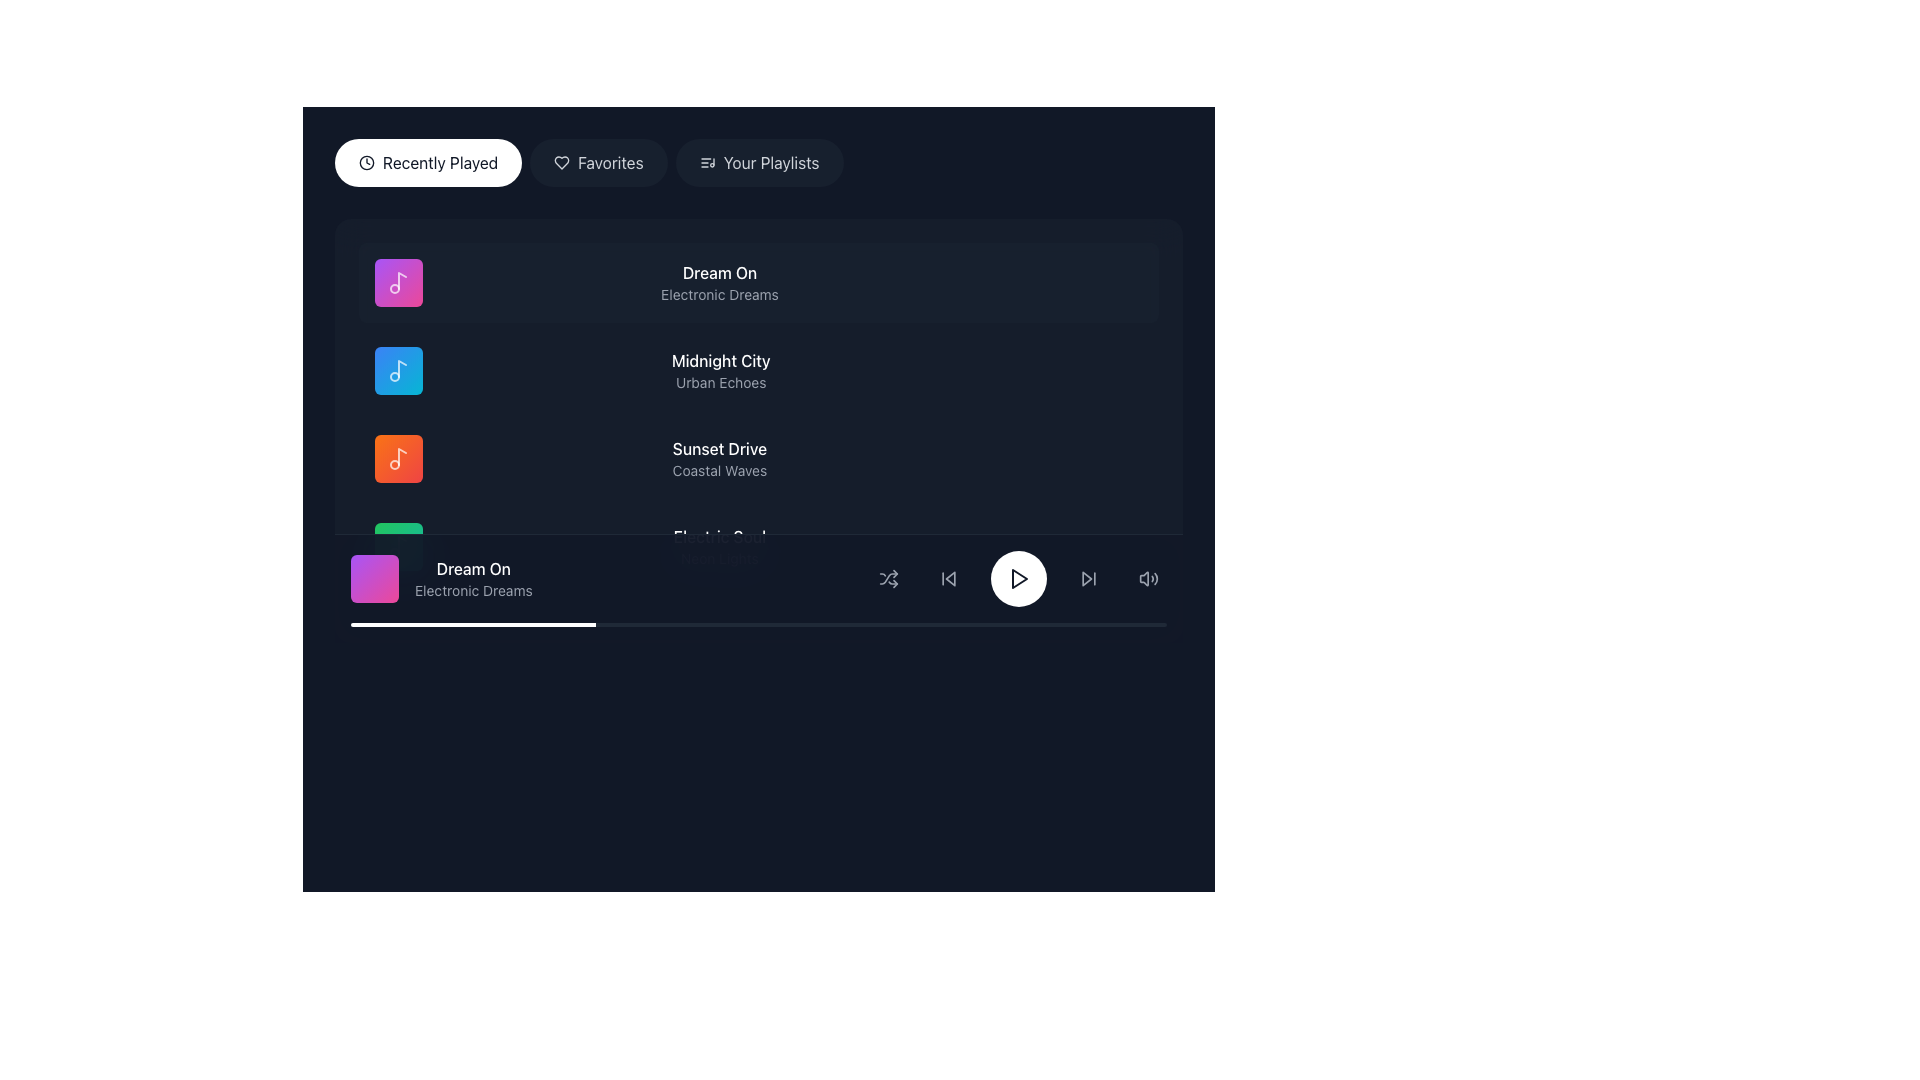 The width and height of the screenshot is (1920, 1080). What do you see at coordinates (398, 370) in the screenshot?
I see `the square-shaped icon with a gradient background and a music note symbol, representing 'Midnight City' by 'Urban Echoes'` at bounding box center [398, 370].